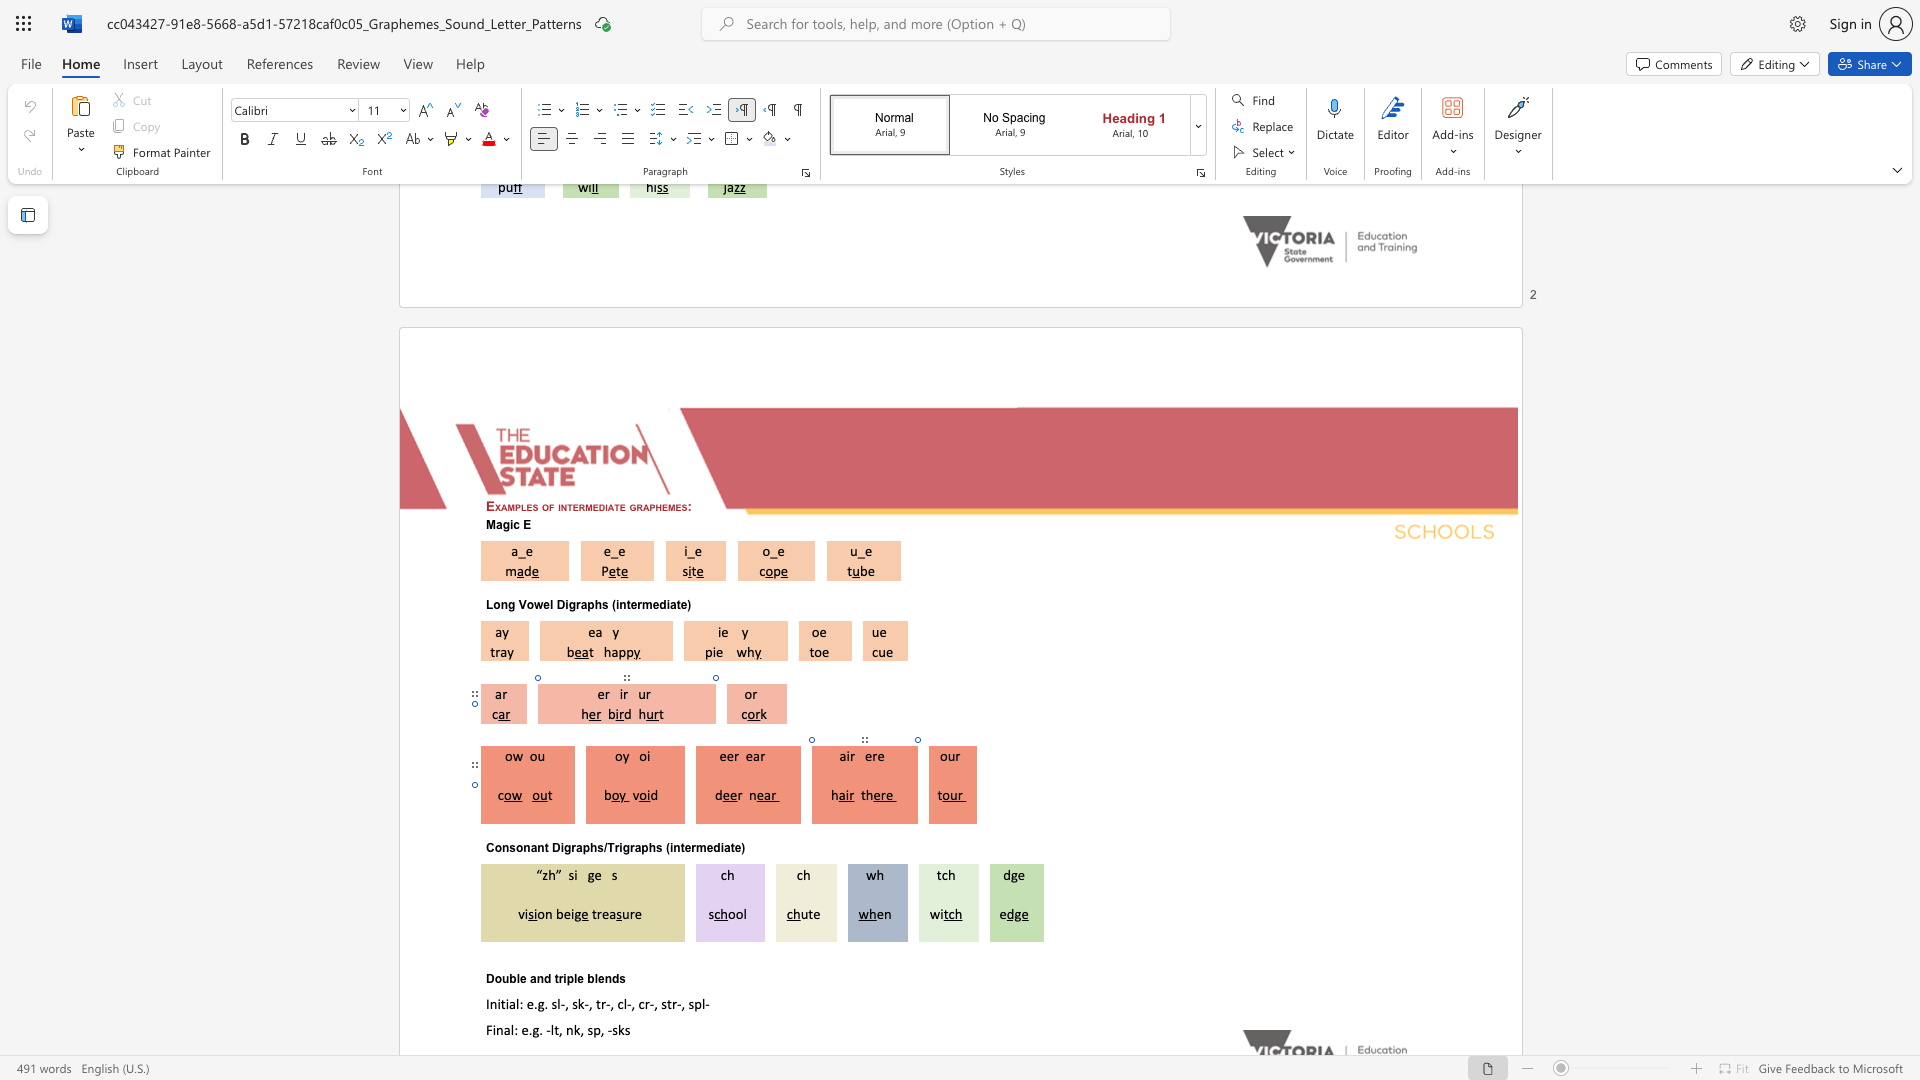  What do you see at coordinates (509, 1029) in the screenshot?
I see `the space between the continuous character "a" and "l" in the text` at bounding box center [509, 1029].